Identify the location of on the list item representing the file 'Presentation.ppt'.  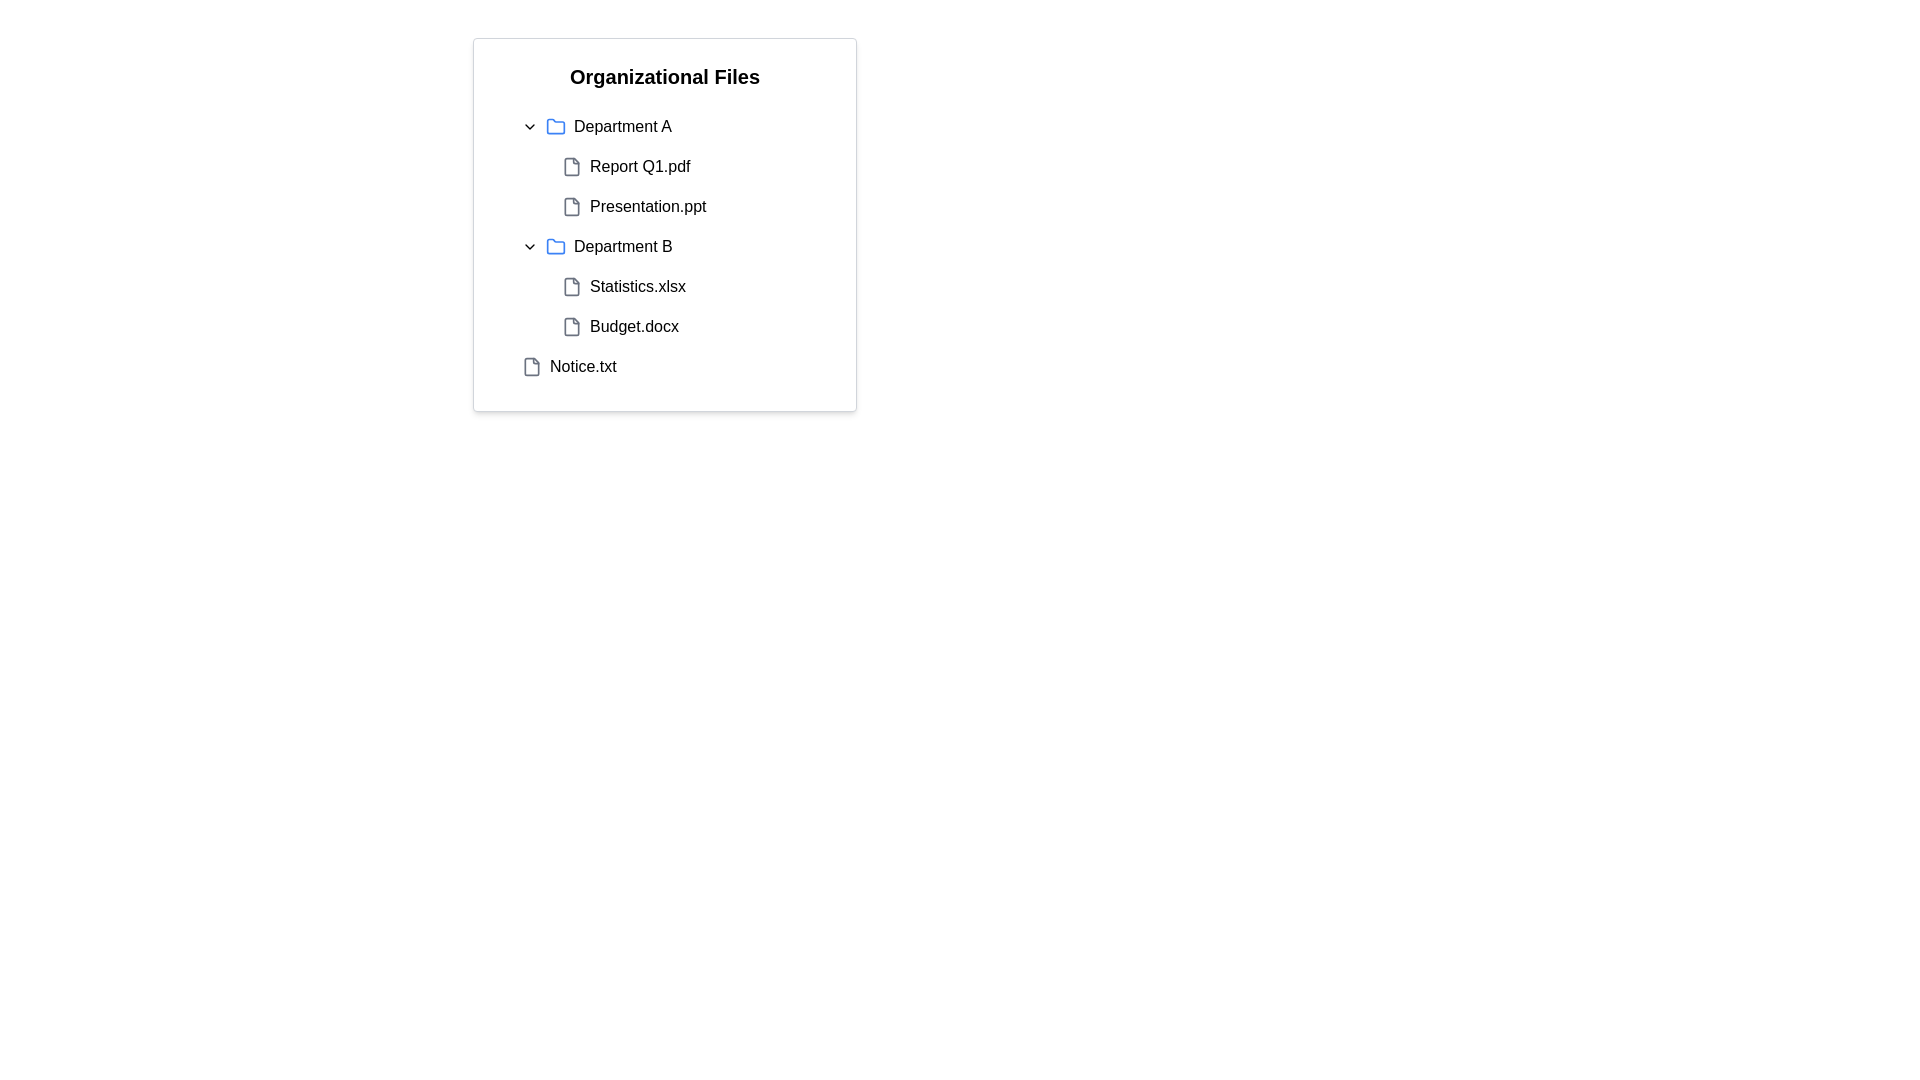
(685, 207).